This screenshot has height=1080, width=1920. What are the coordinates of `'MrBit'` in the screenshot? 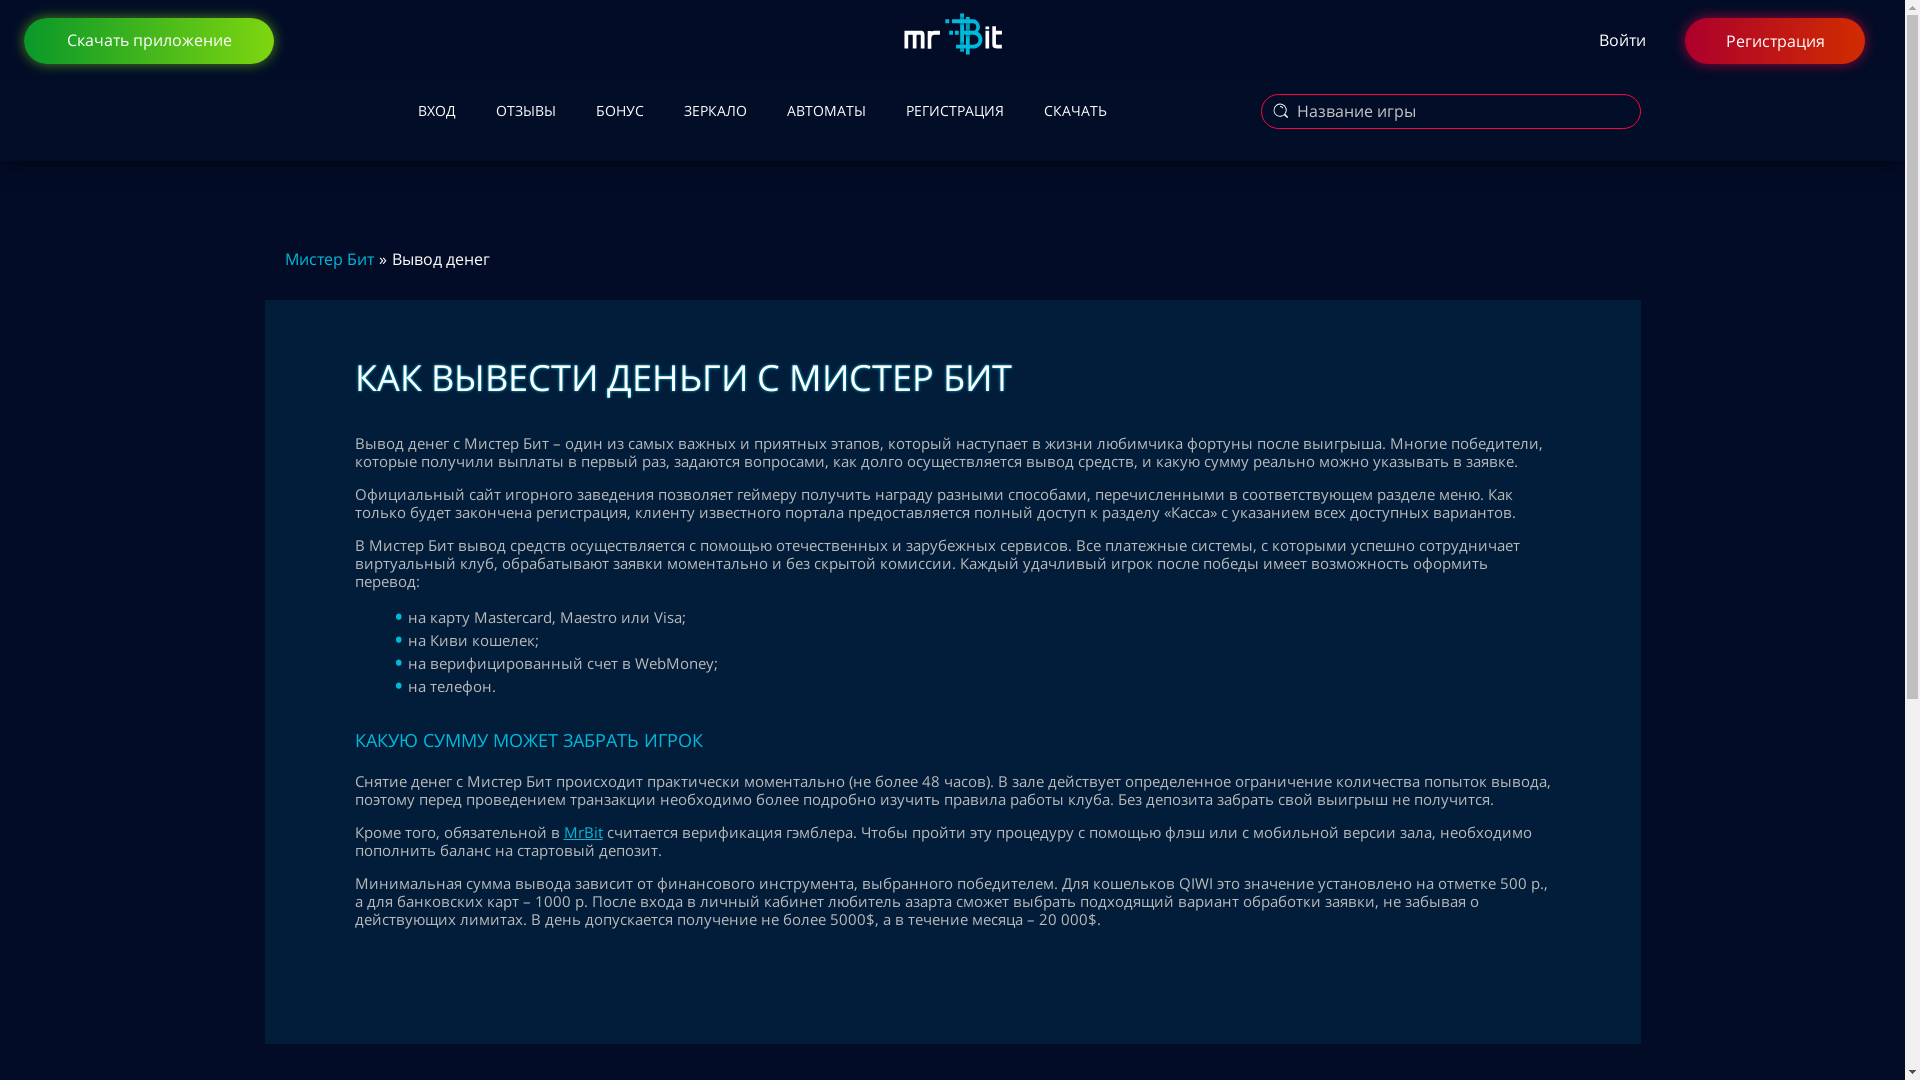 It's located at (582, 832).